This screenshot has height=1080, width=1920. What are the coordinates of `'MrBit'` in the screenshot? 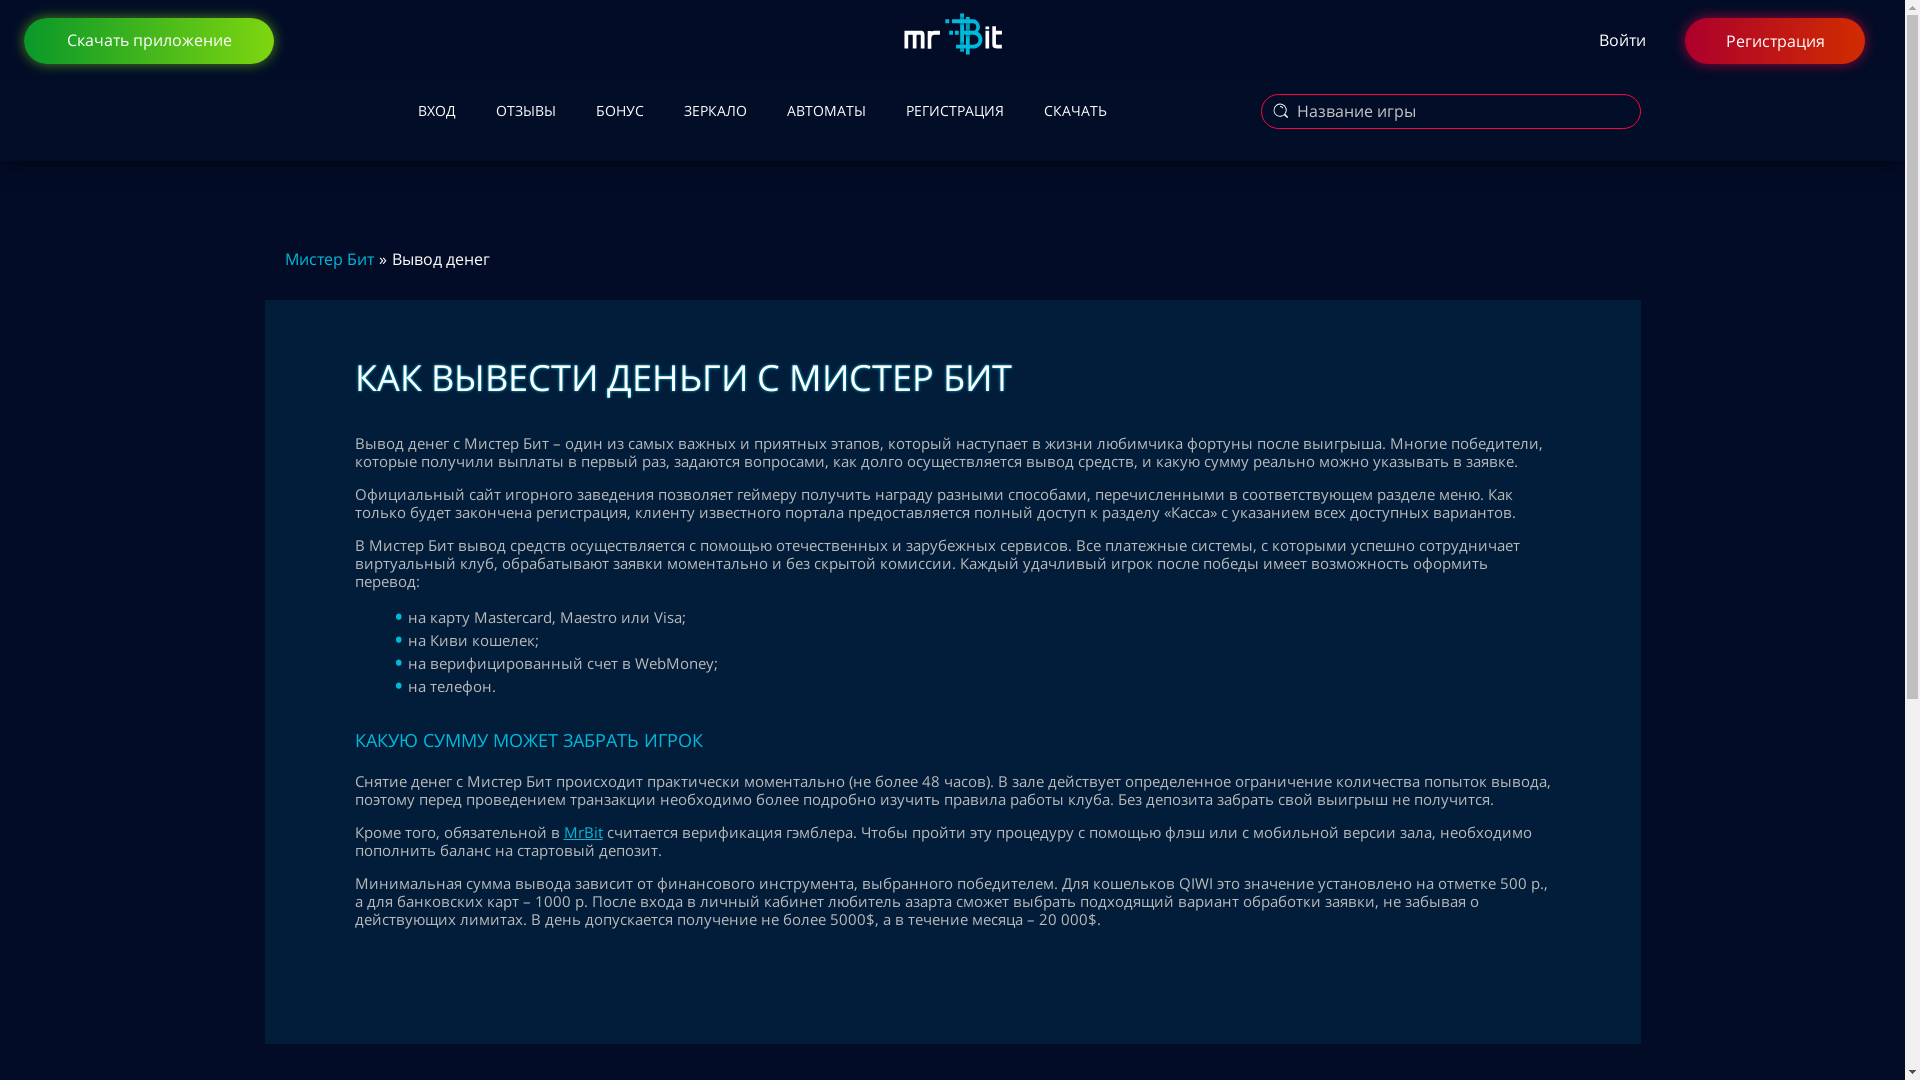 It's located at (582, 832).